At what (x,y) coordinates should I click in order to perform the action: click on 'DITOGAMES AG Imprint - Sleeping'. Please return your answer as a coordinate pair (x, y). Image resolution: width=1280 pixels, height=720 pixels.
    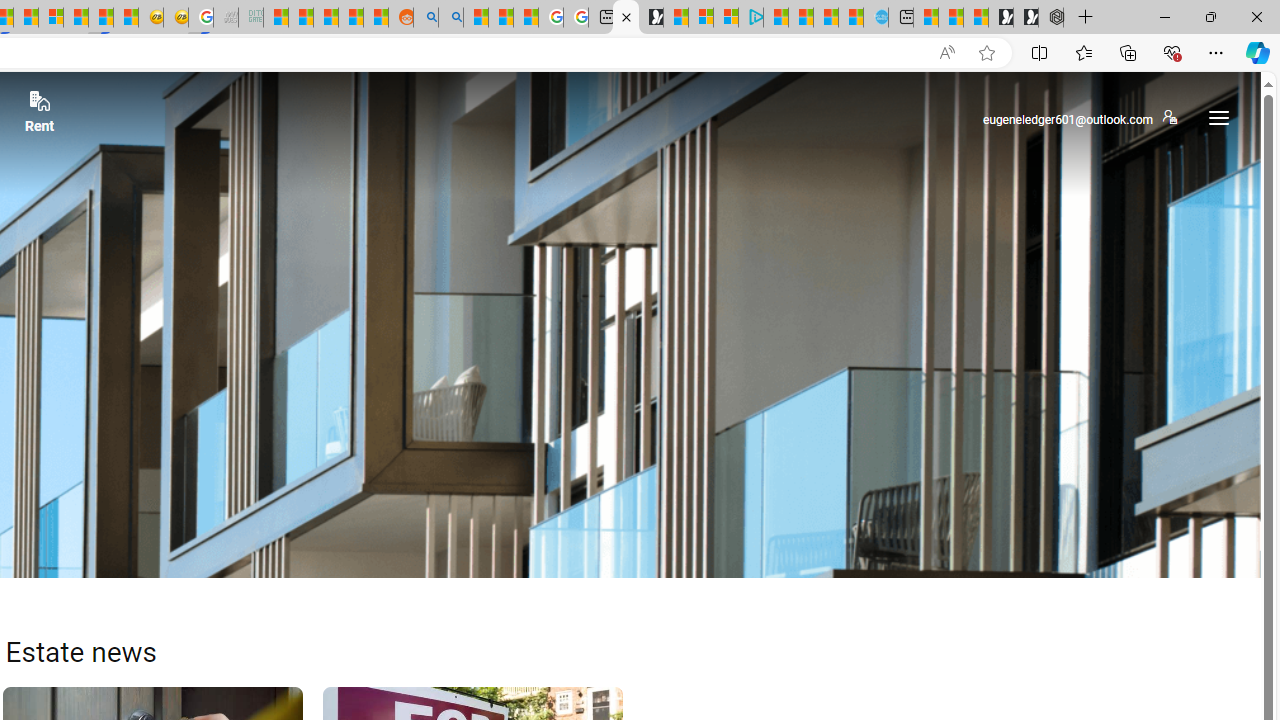
    Looking at the image, I should click on (249, 17).